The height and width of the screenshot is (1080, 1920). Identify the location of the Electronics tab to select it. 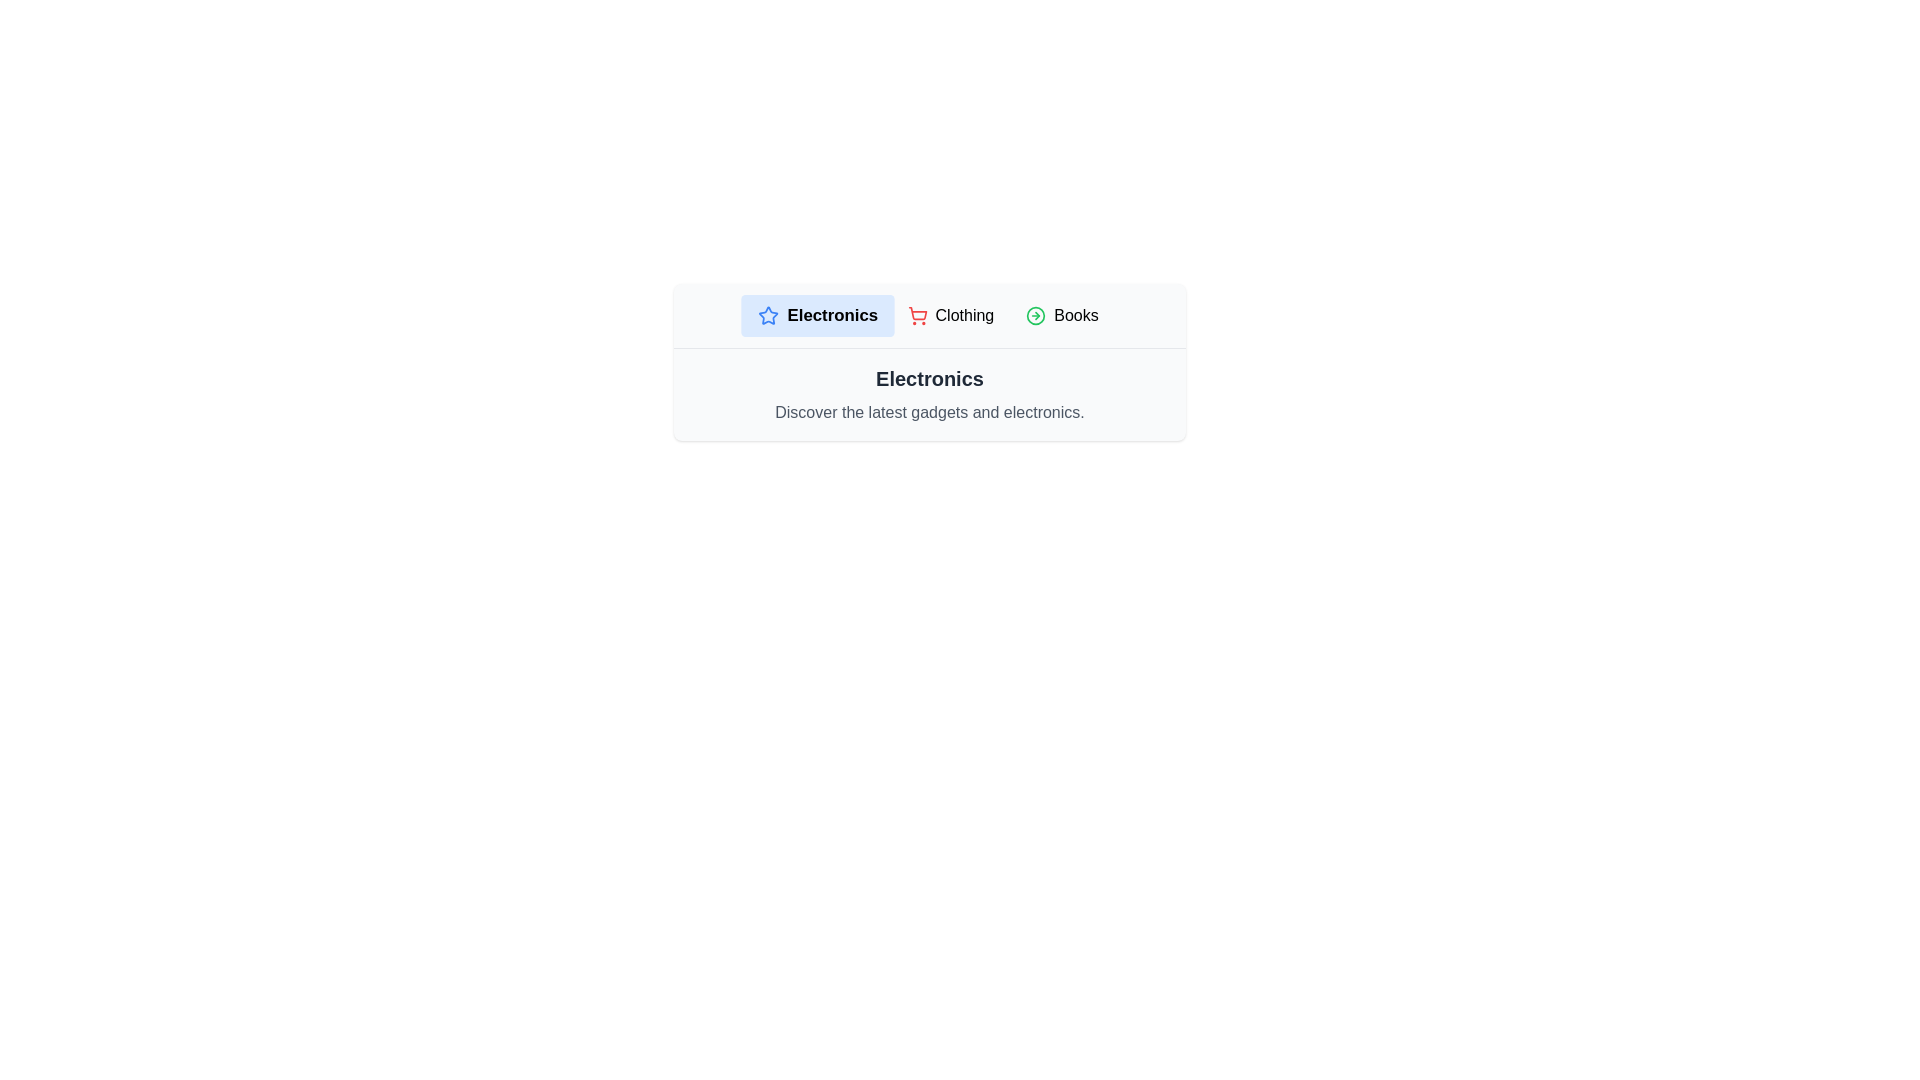
(817, 315).